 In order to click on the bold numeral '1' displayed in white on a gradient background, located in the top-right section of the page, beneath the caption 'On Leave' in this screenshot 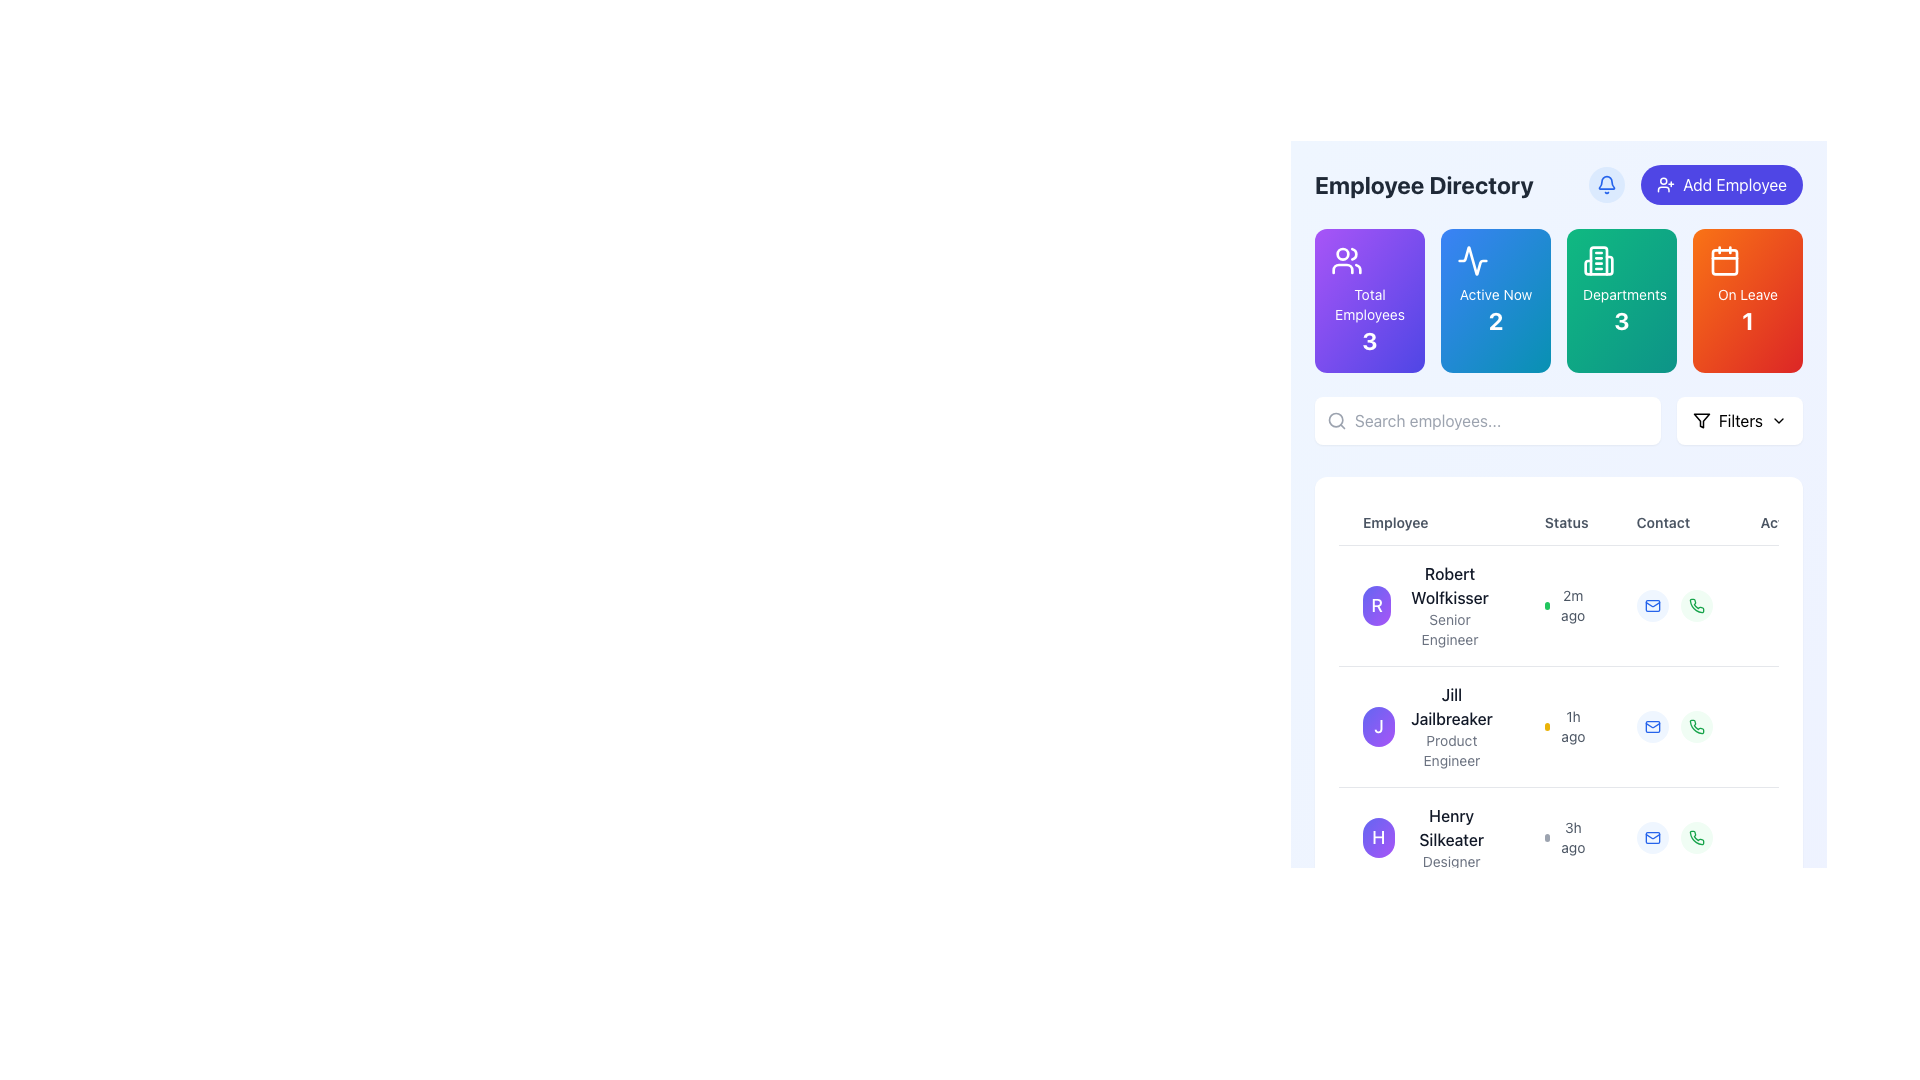, I will do `click(1746, 319)`.